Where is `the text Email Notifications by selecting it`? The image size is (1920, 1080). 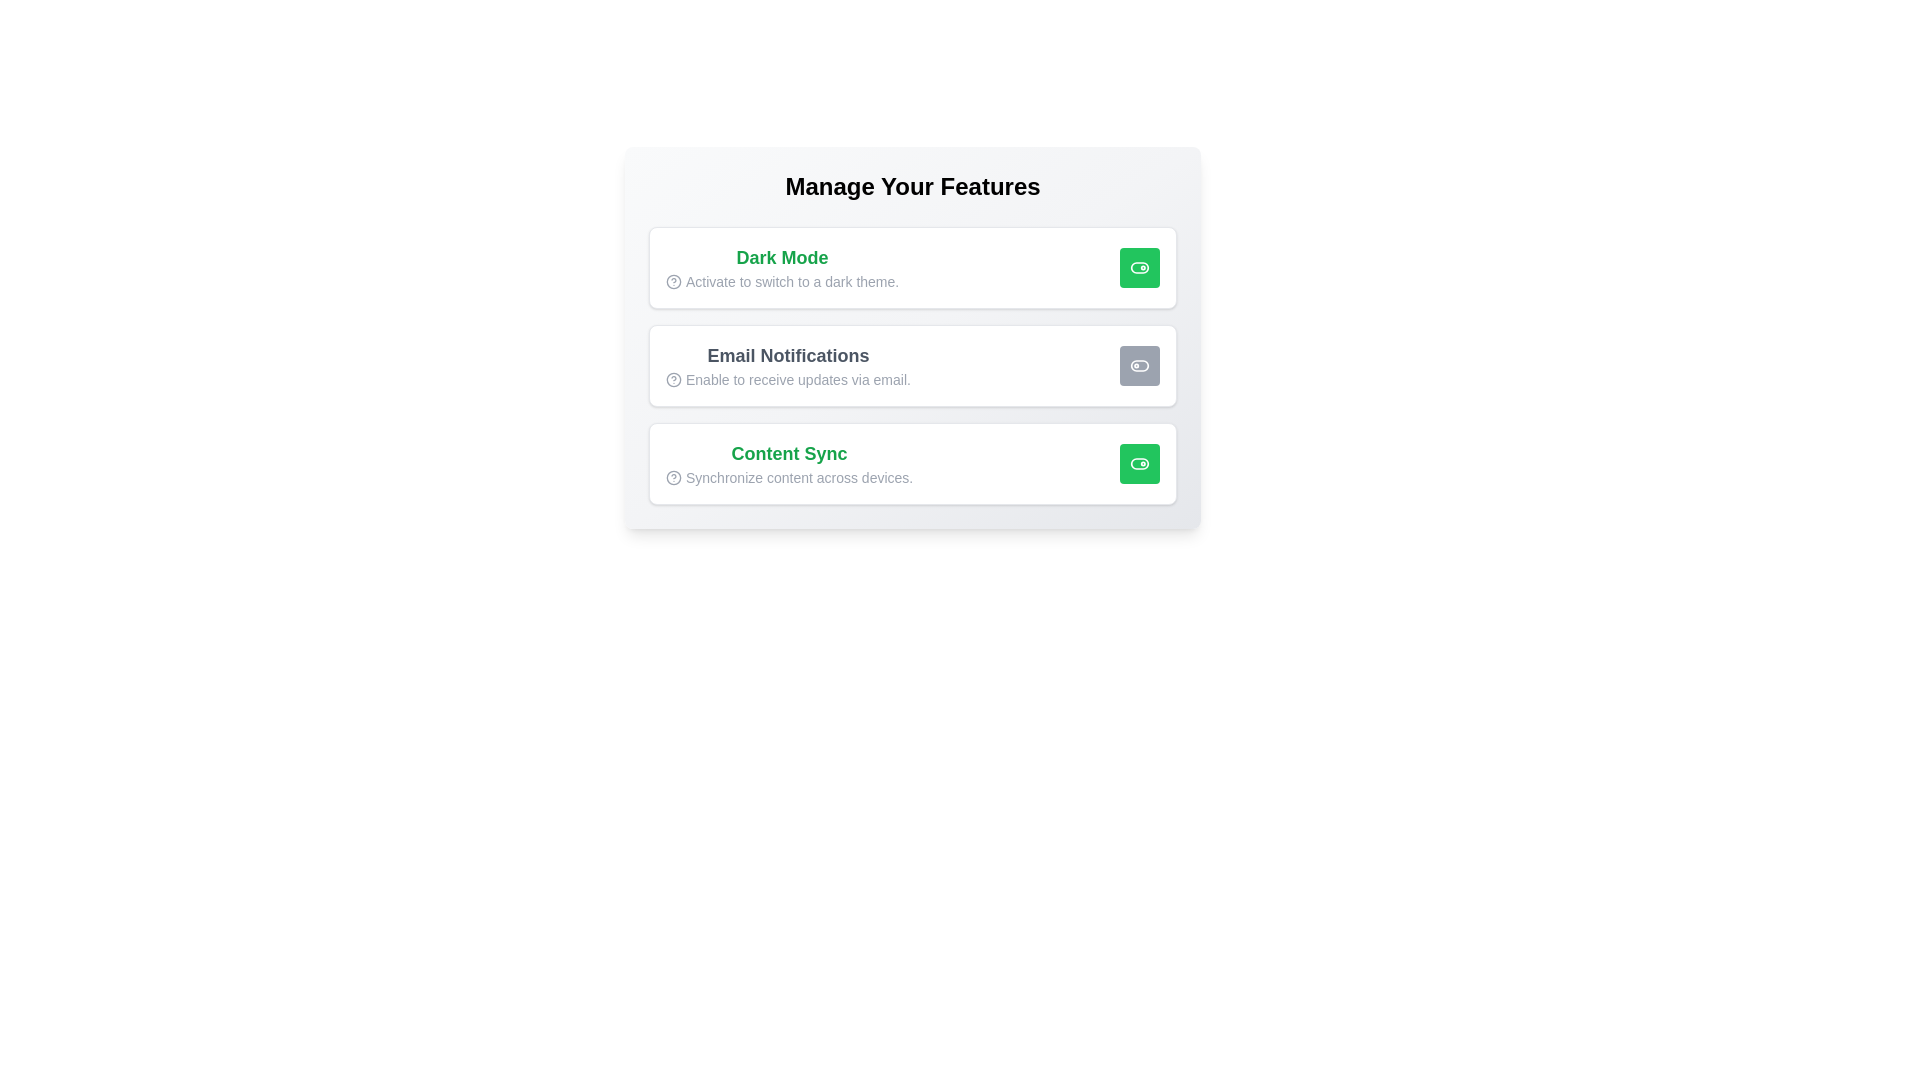
the text Email Notifications by selecting it is located at coordinates (787, 354).